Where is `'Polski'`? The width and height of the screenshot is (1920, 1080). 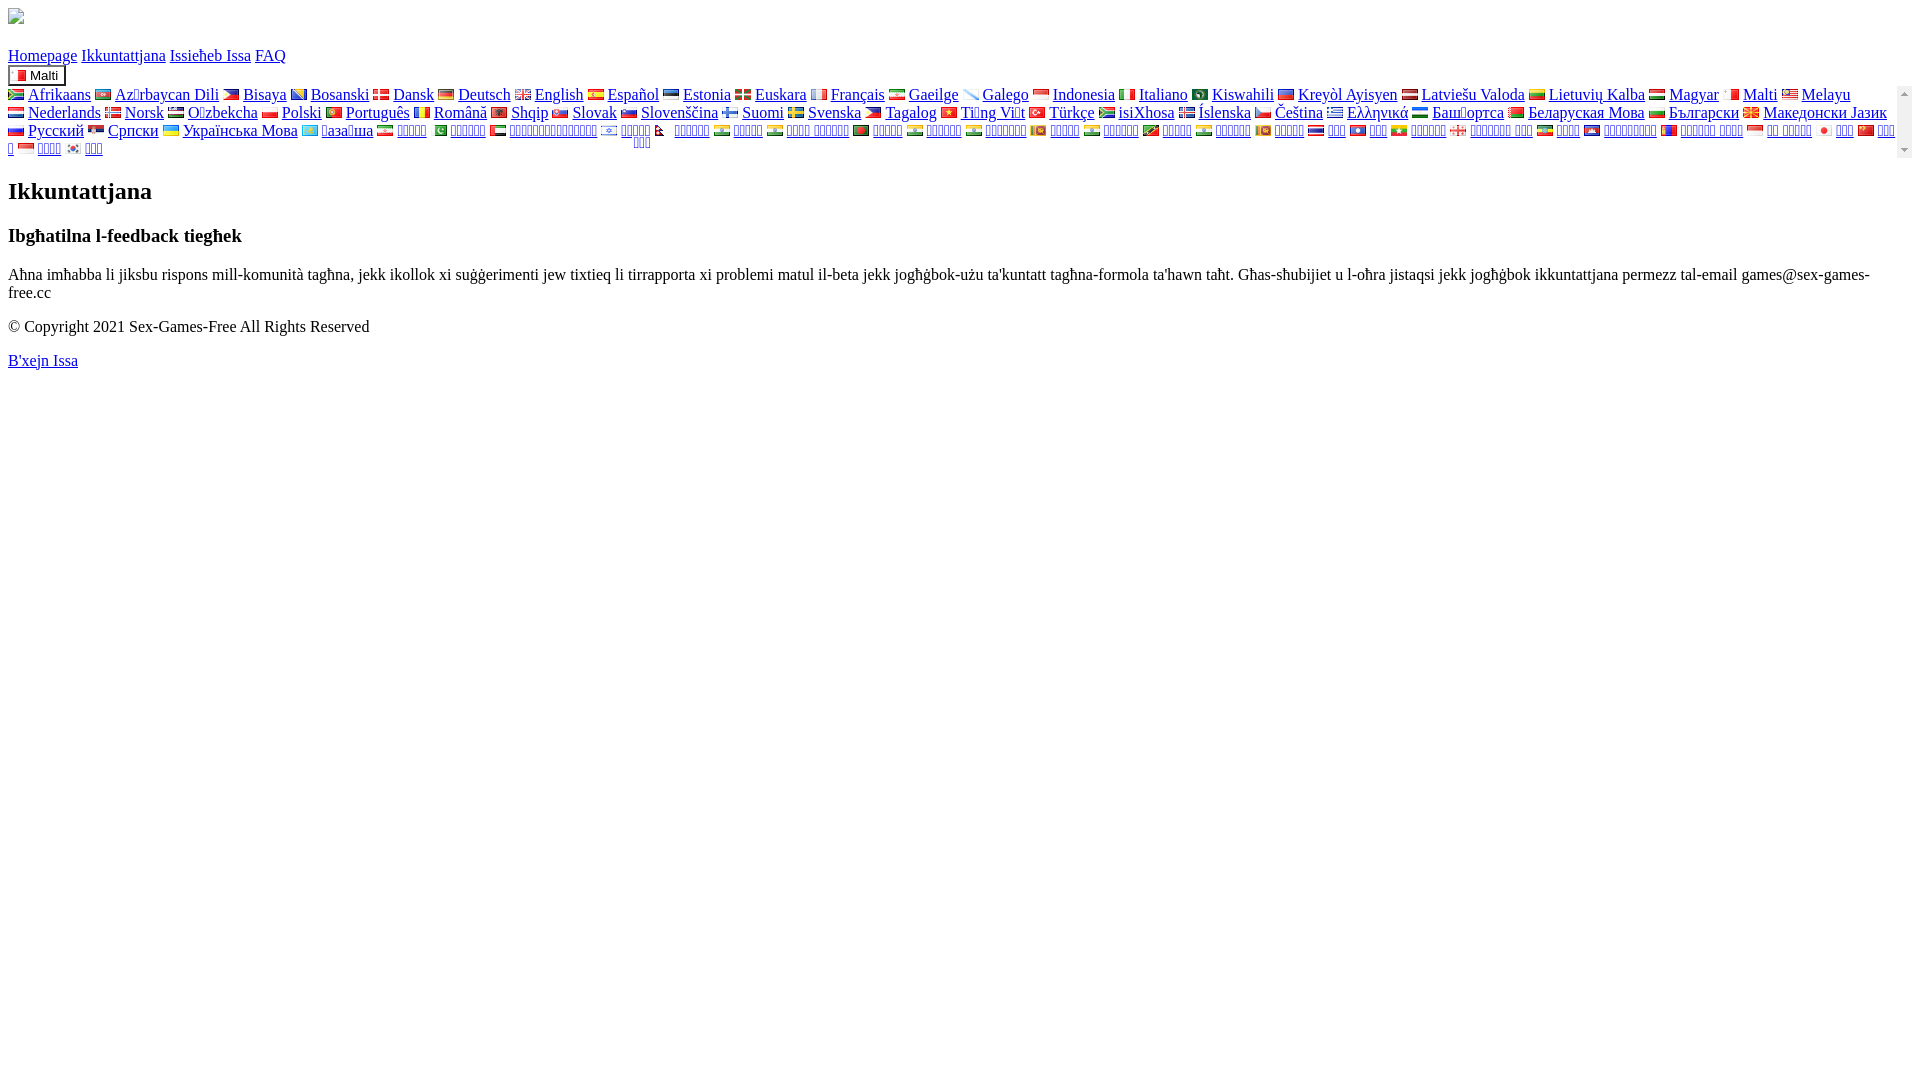
'Polski' is located at coordinates (291, 112).